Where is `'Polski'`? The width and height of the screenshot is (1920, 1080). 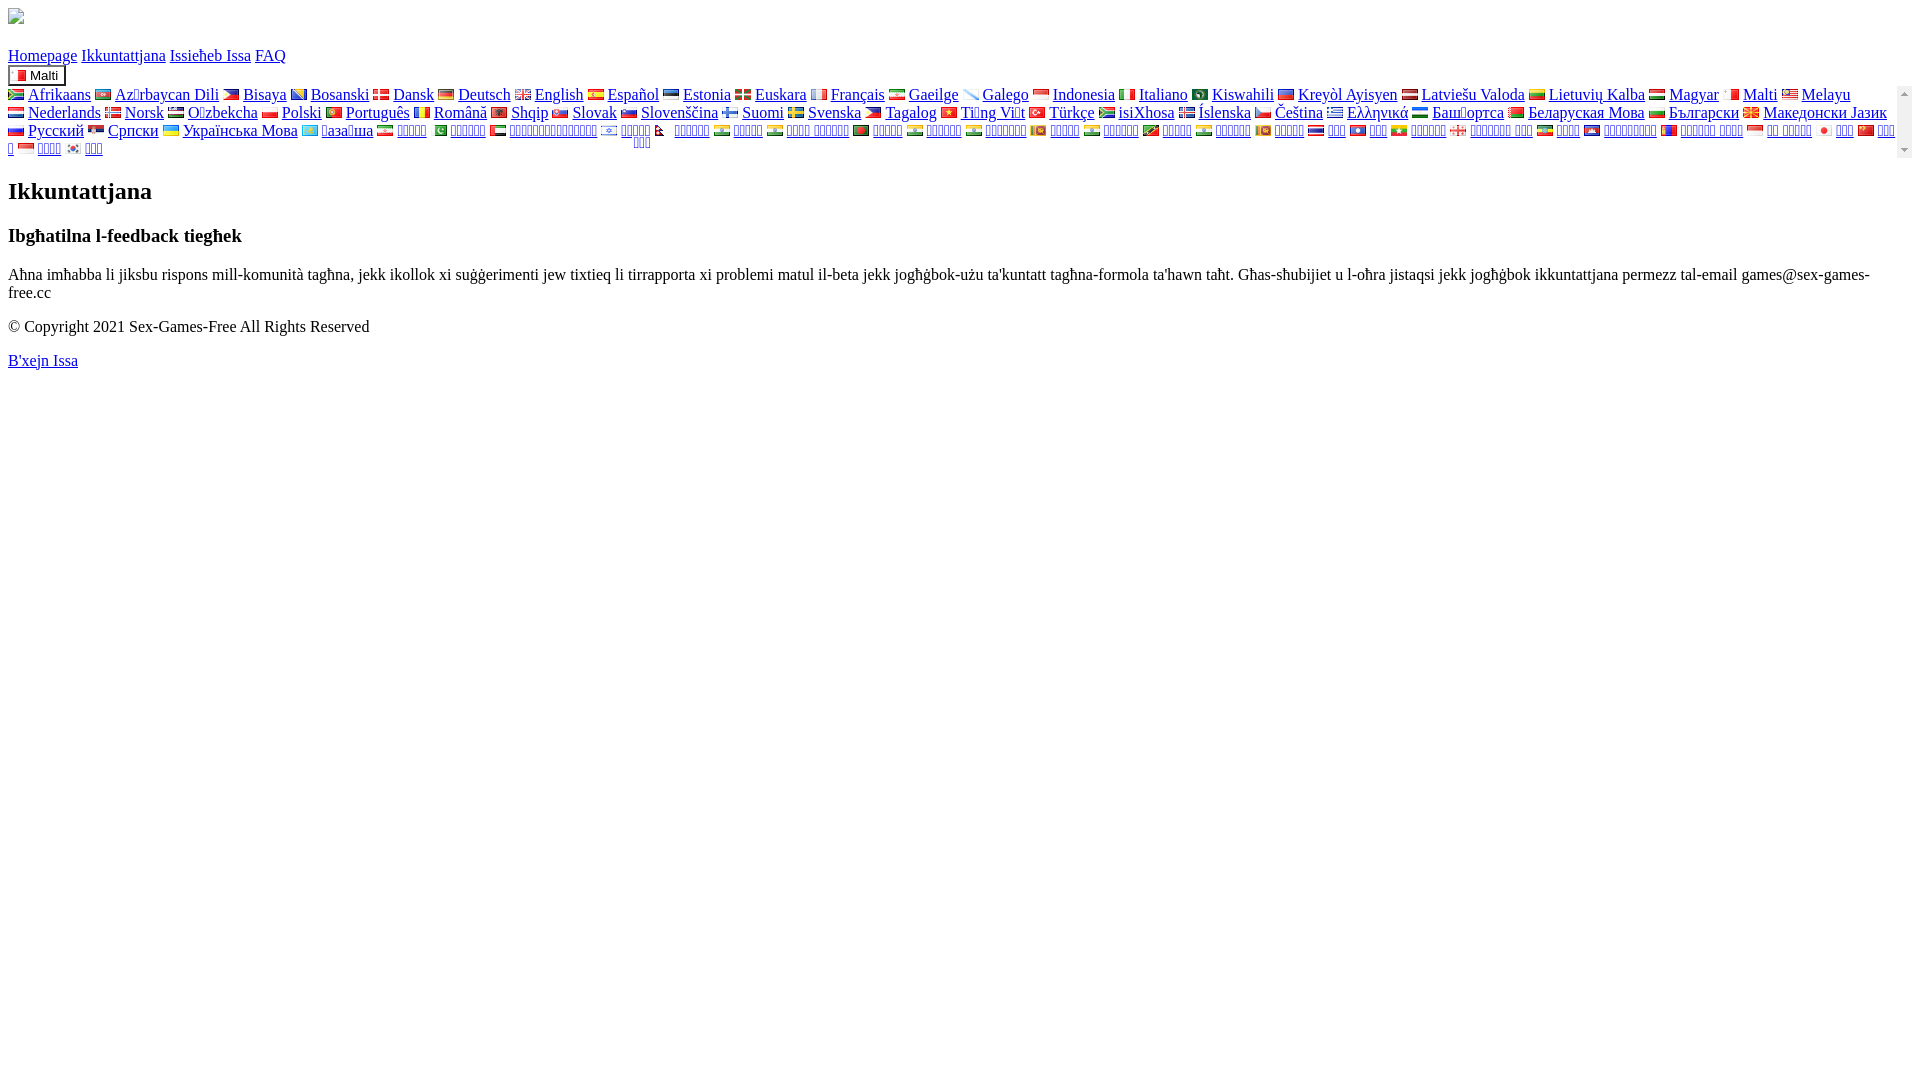
'Polski' is located at coordinates (291, 112).